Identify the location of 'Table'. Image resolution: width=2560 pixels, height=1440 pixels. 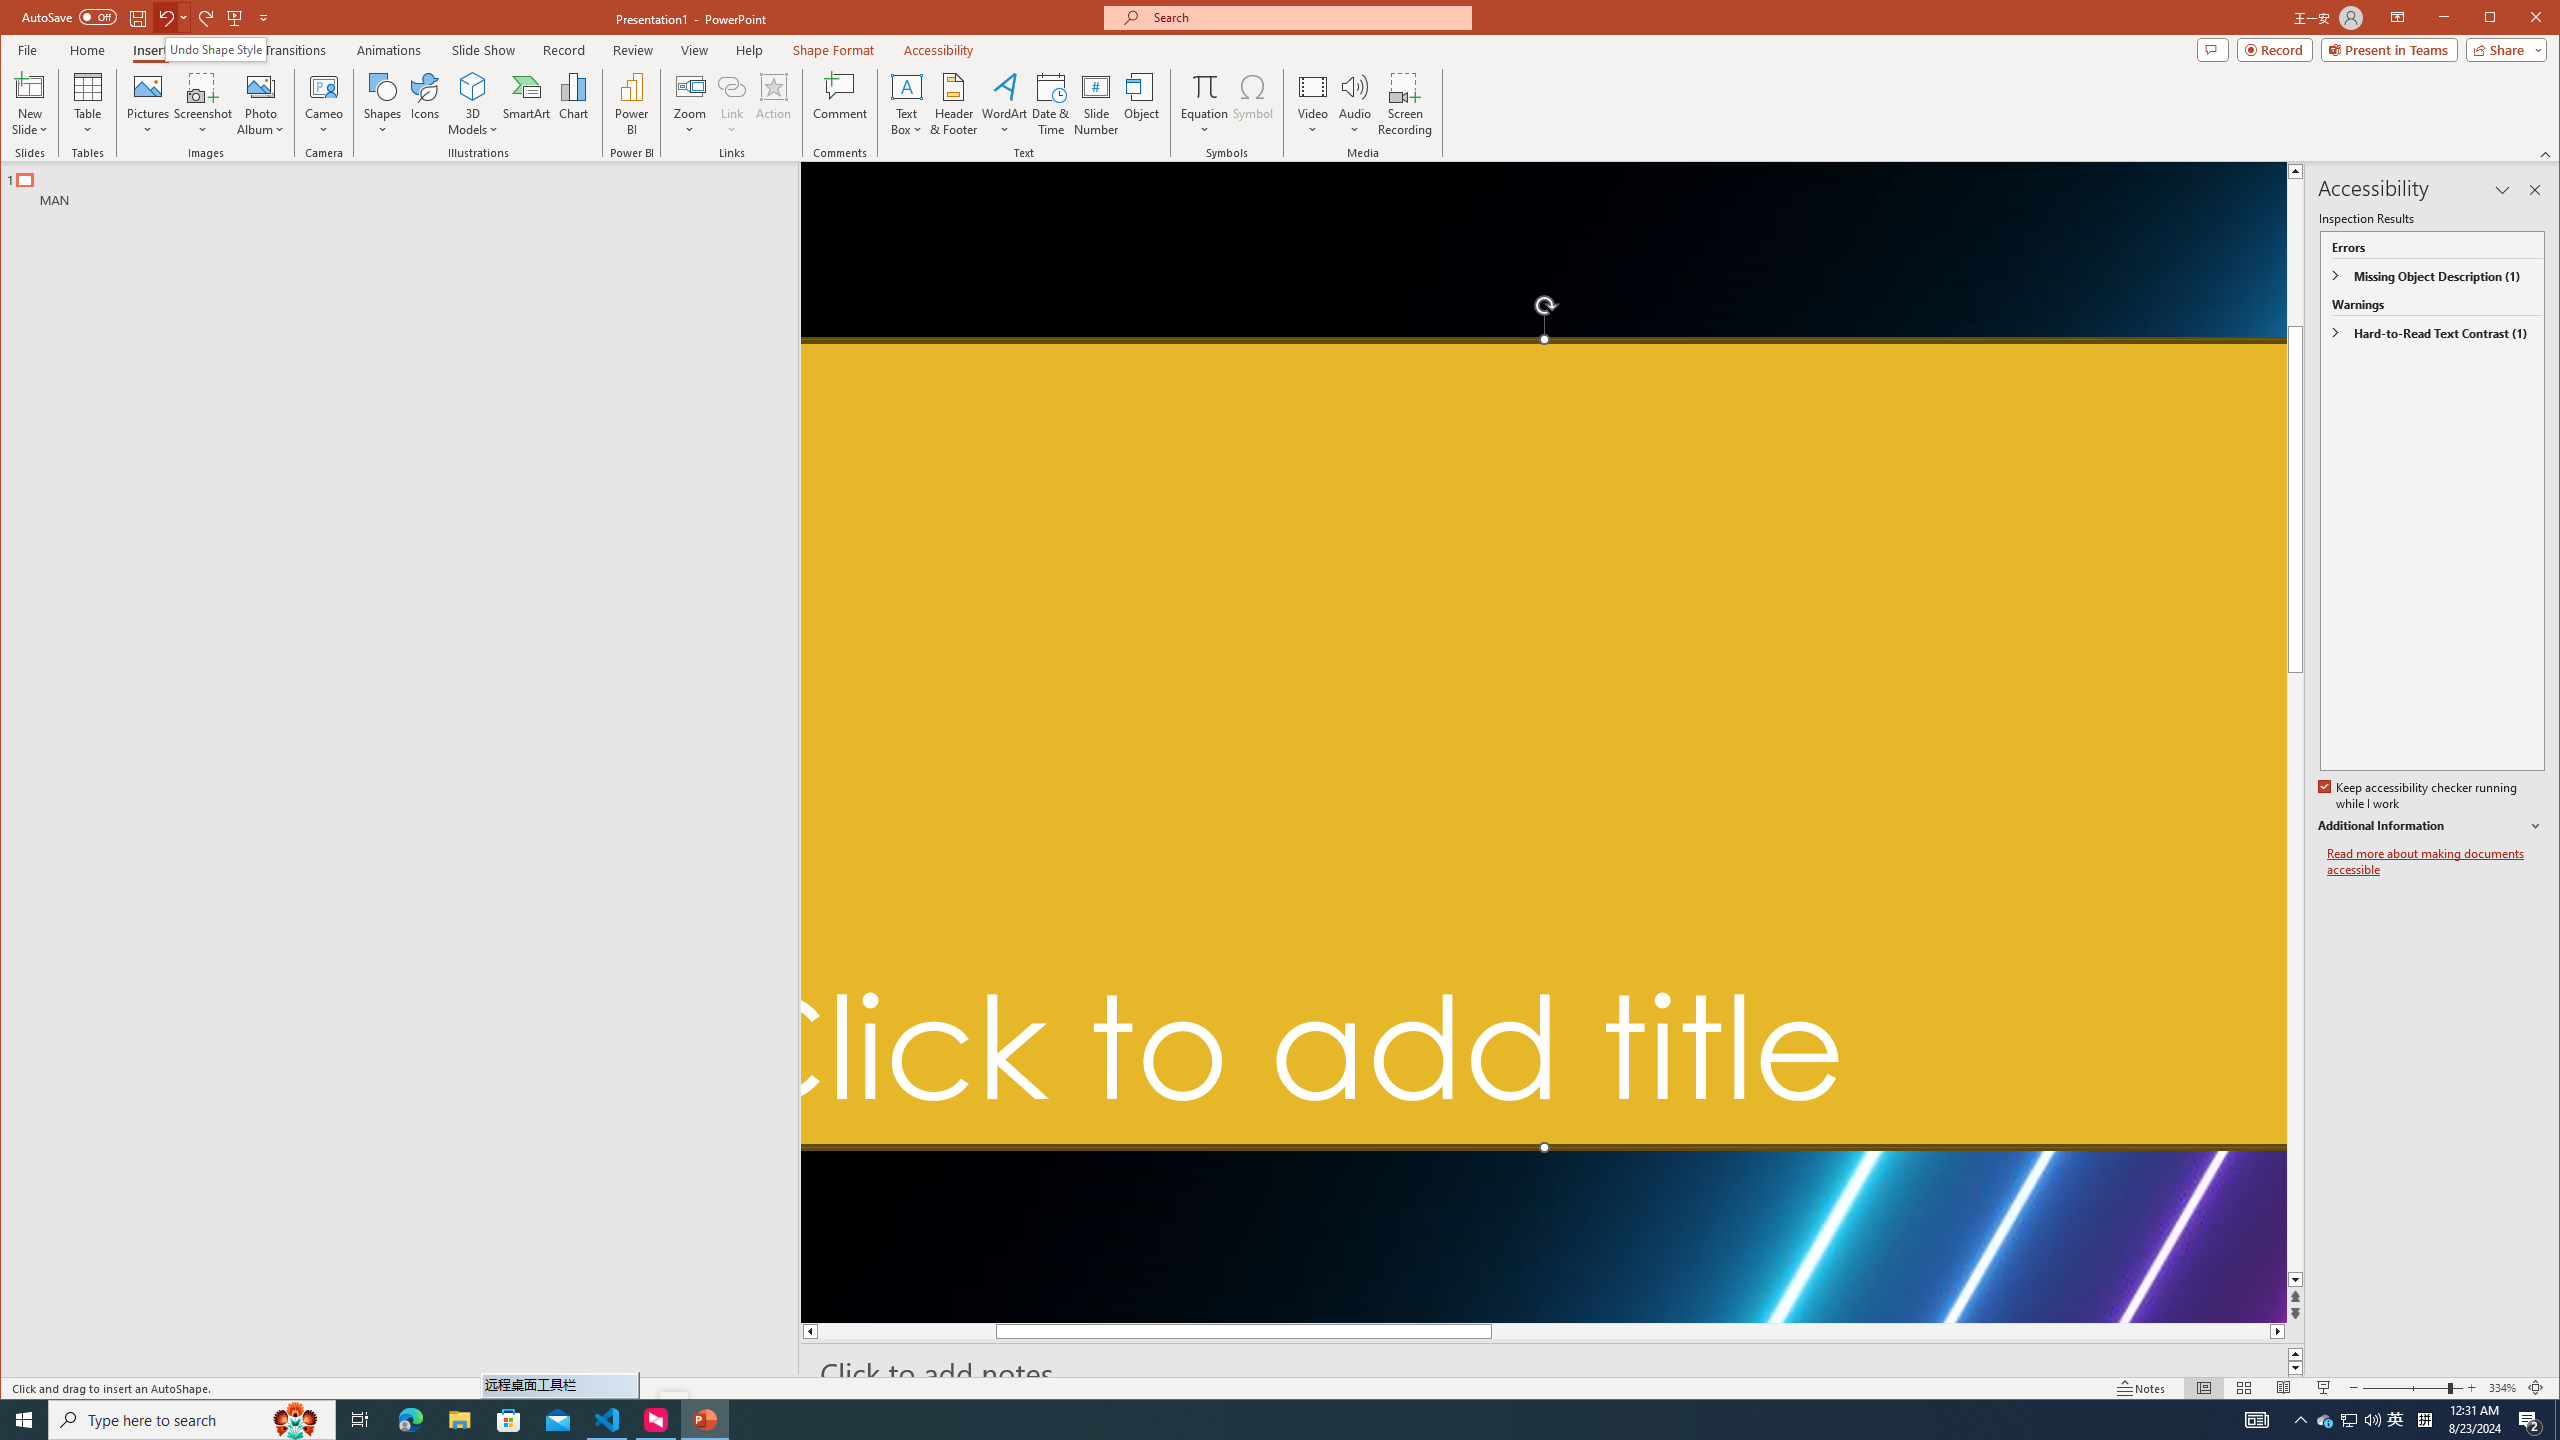
(87, 103).